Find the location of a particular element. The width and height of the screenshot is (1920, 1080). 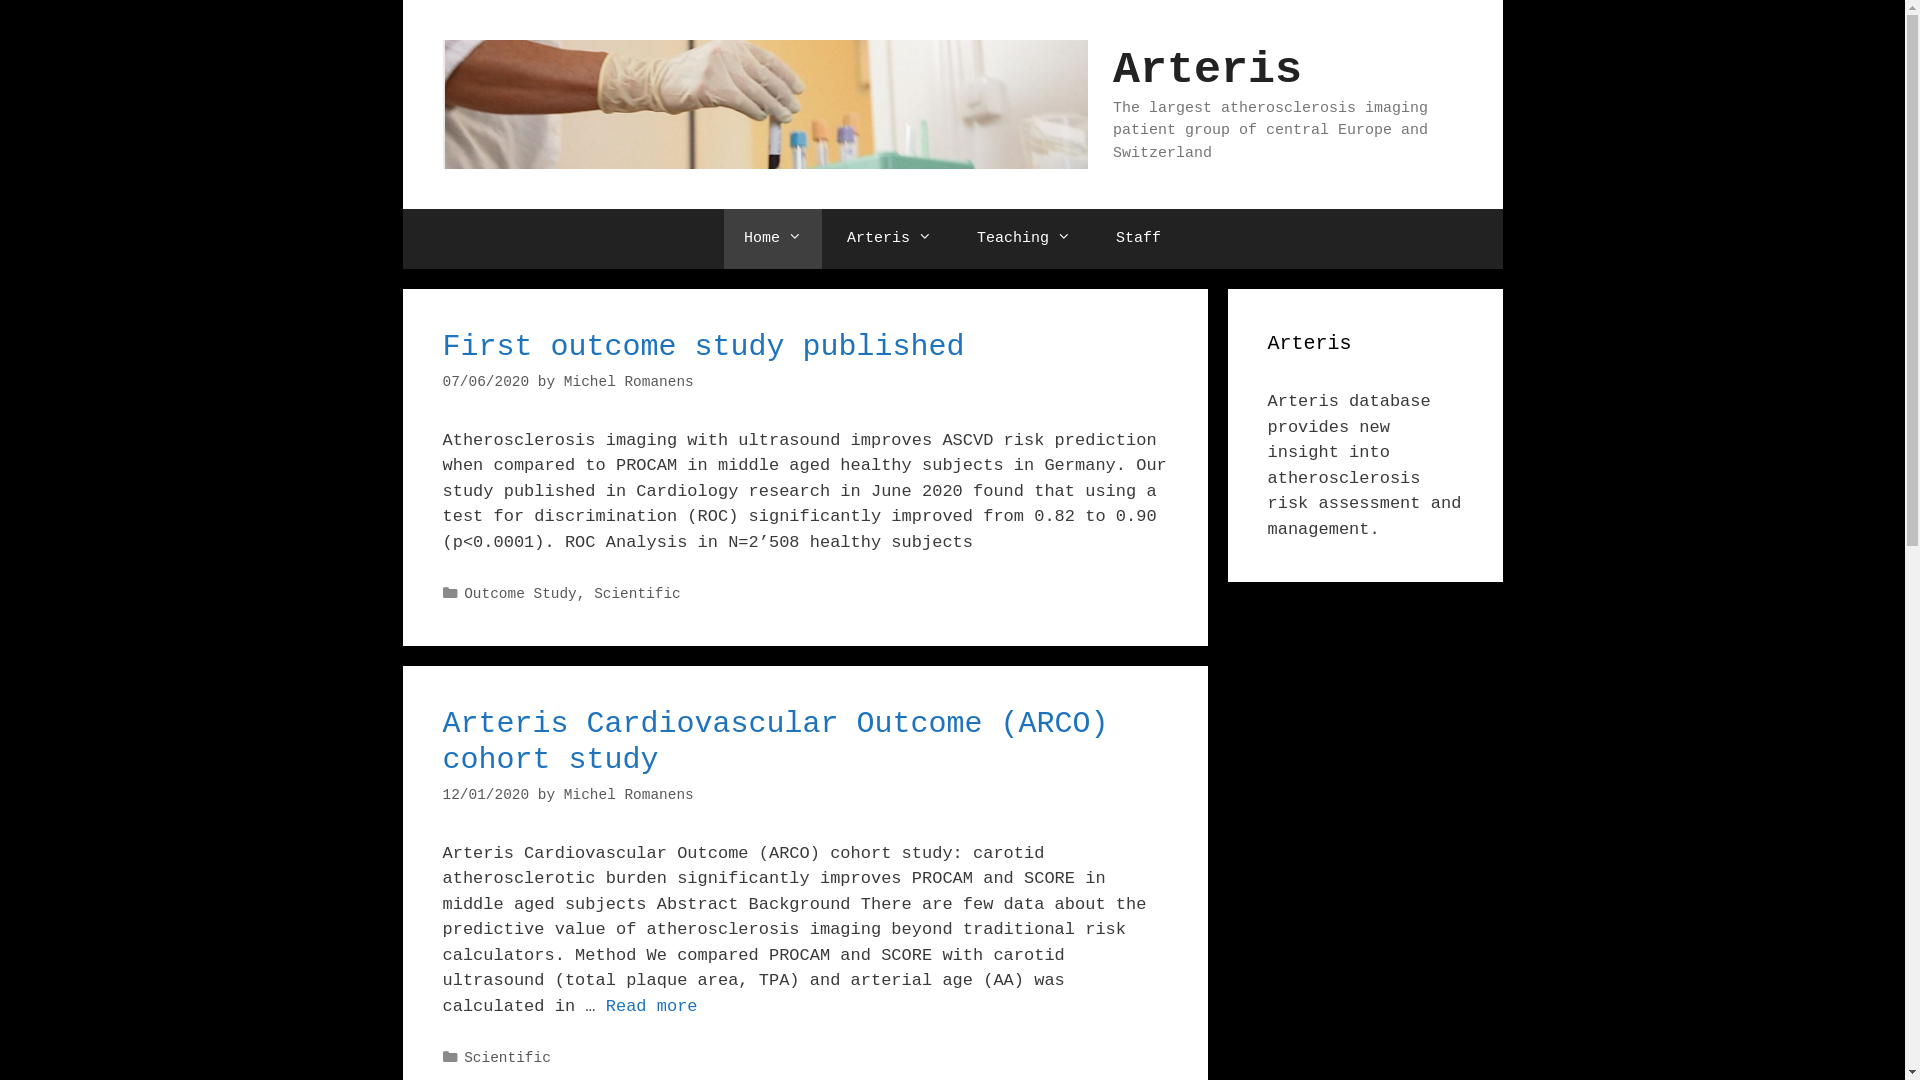

'Arteris' is located at coordinates (888, 238).